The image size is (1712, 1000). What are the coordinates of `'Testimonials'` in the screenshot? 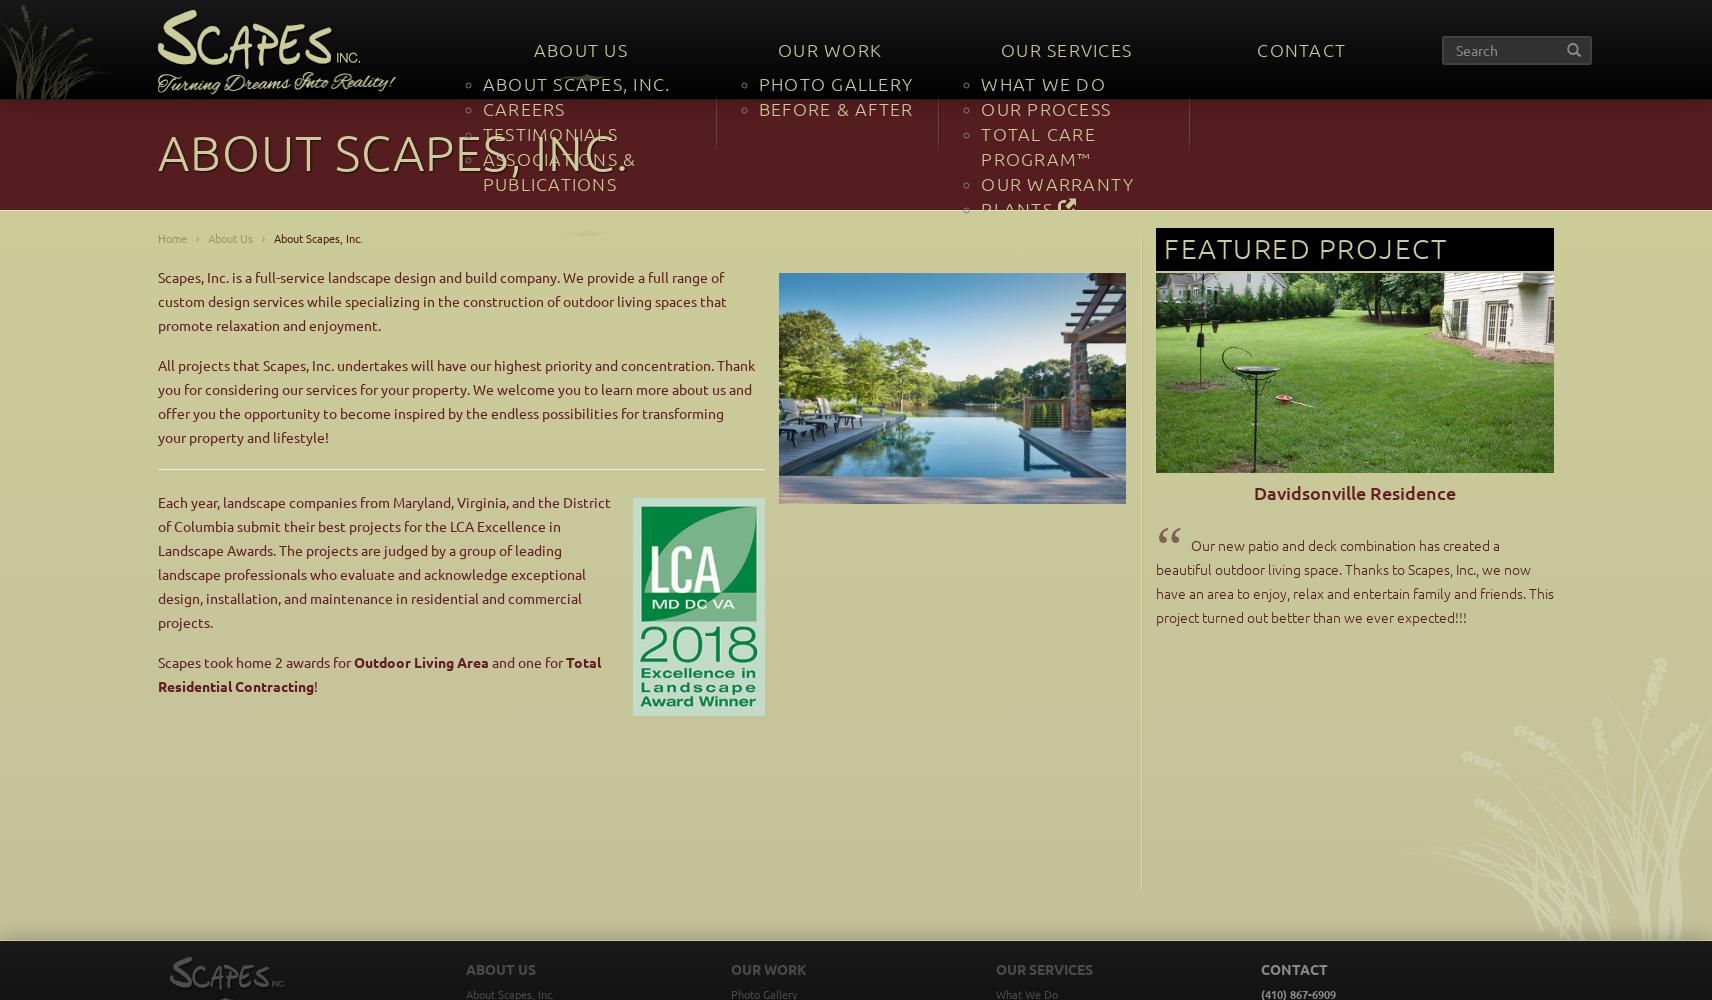 It's located at (548, 133).